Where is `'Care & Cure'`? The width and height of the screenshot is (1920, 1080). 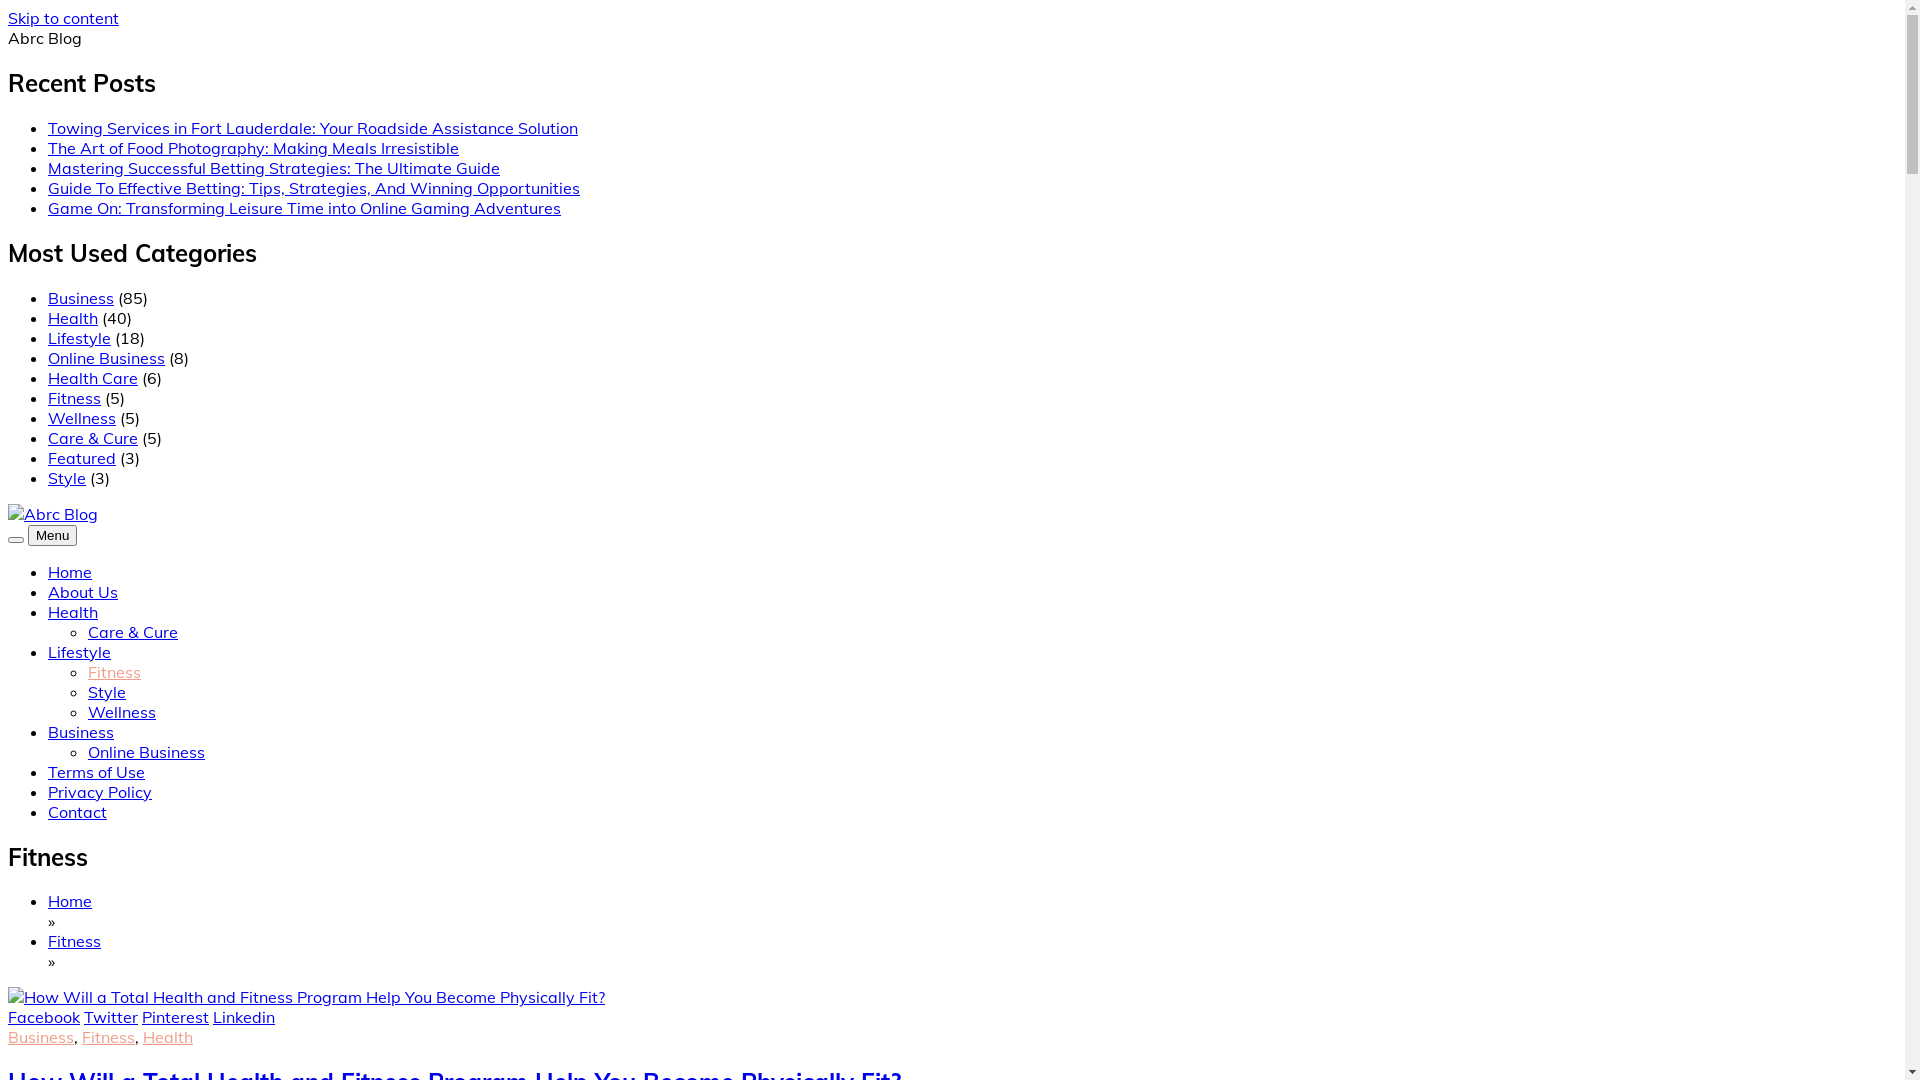 'Care & Cure' is located at coordinates (91, 437).